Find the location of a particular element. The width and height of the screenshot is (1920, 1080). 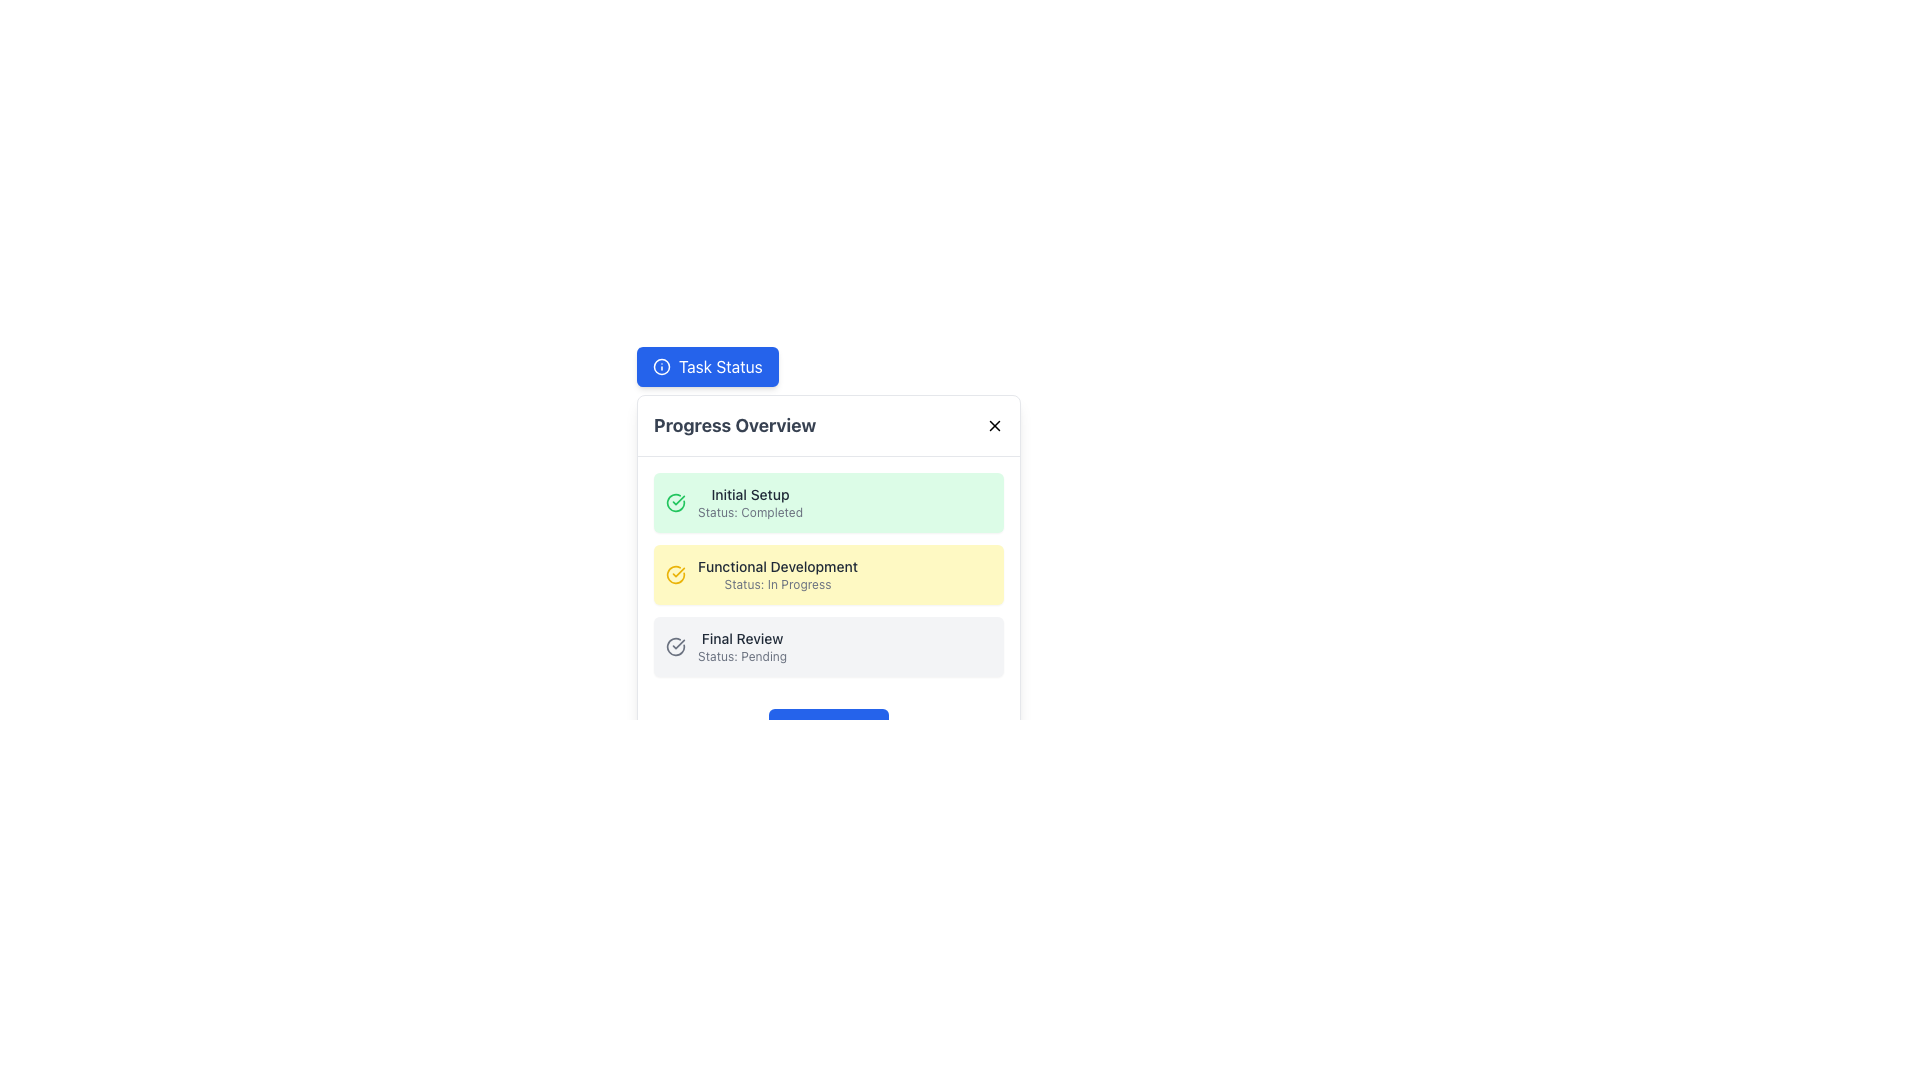

the 'In Progress' status indicator for the 'Functional Development' task to focus on it within the task management interface is located at coordinates (776, 574).